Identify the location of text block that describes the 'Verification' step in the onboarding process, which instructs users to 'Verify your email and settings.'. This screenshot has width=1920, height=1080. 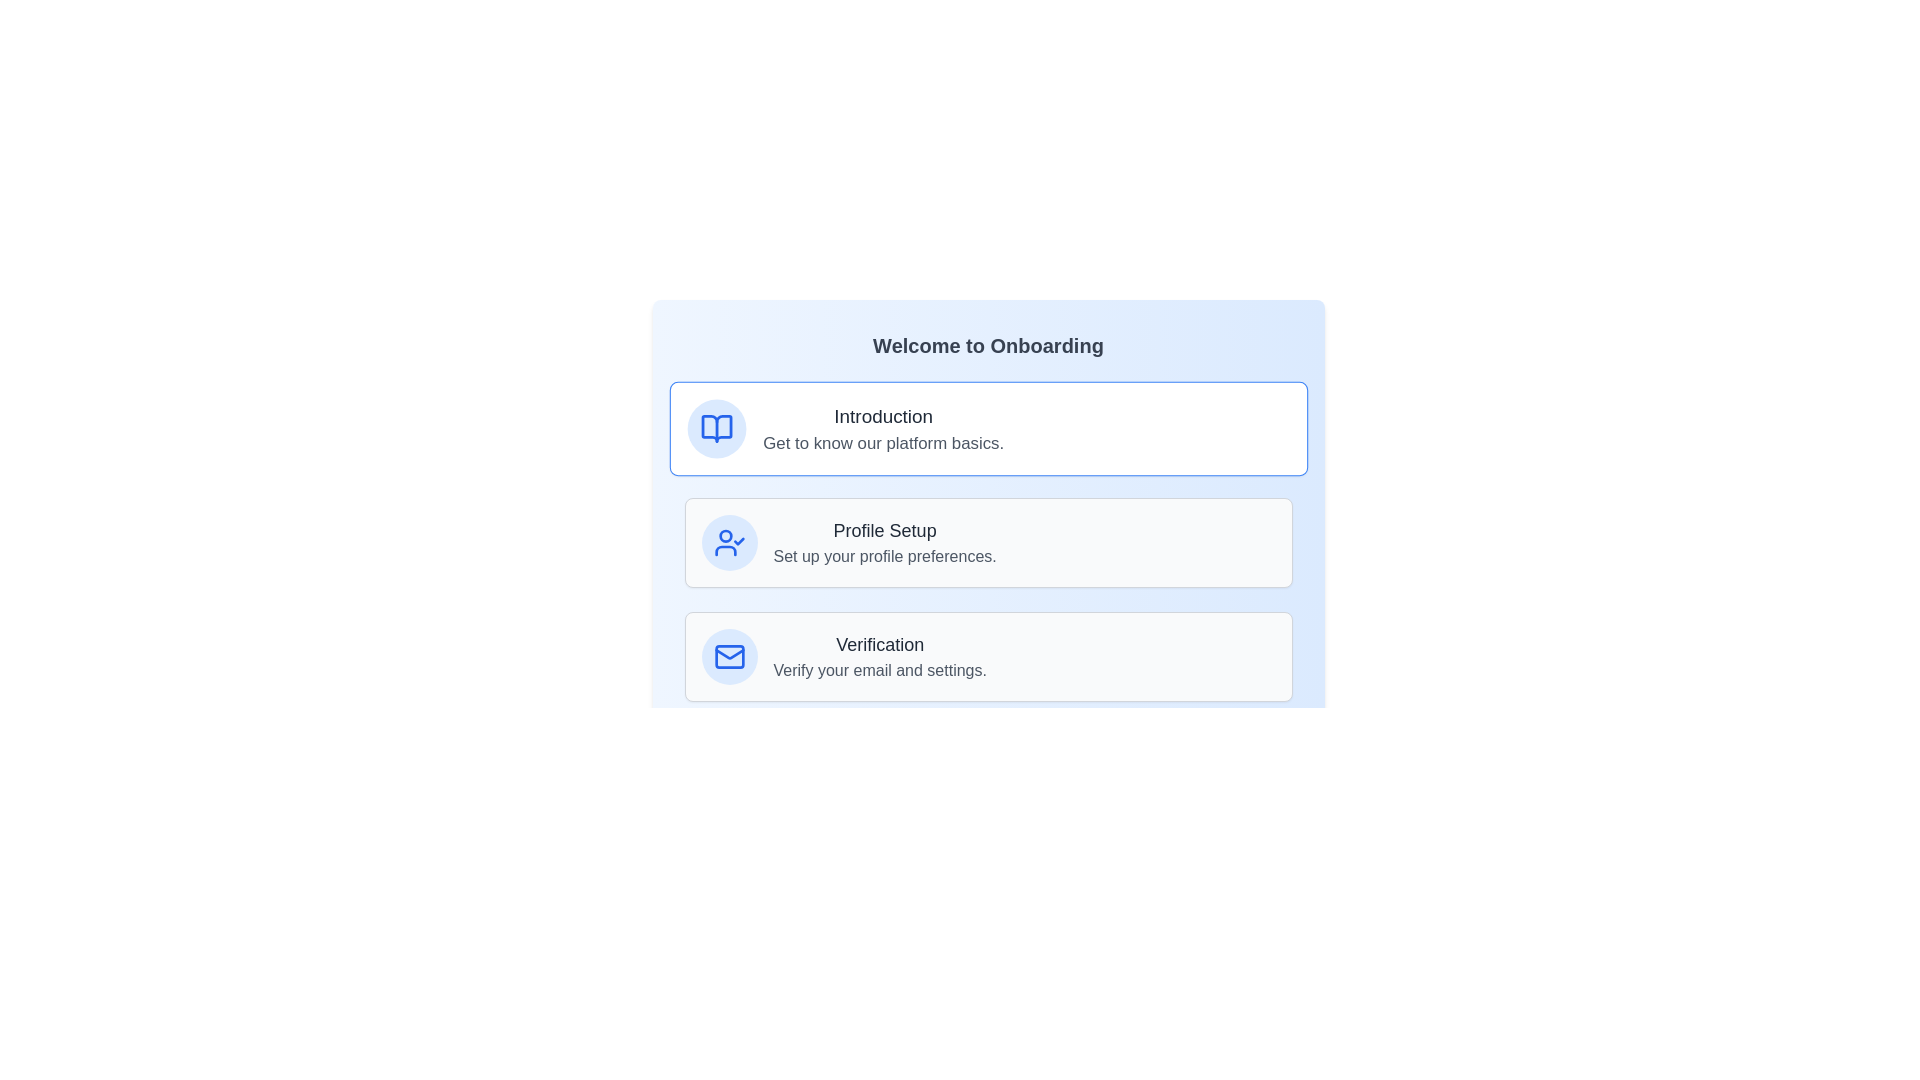
(880, 656).